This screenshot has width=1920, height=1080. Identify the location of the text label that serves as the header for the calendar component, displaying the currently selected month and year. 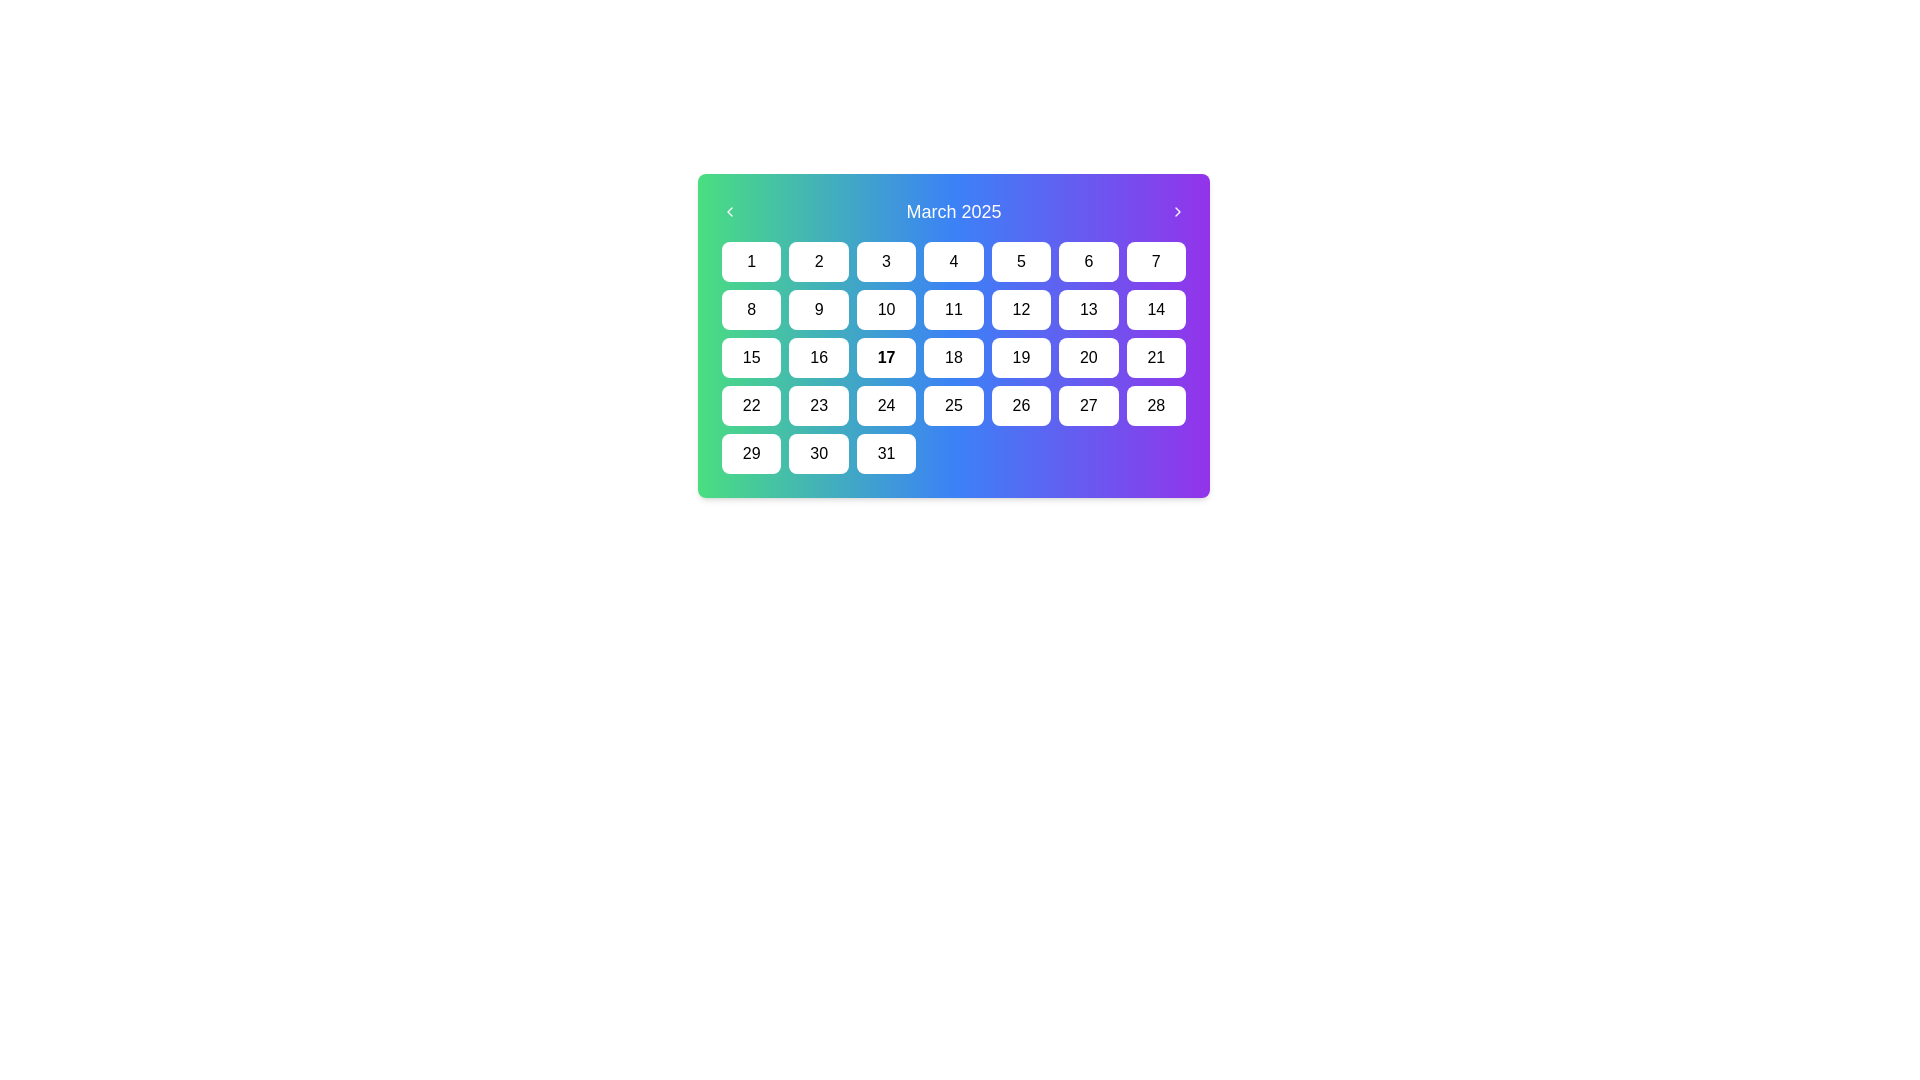
(953, 212).